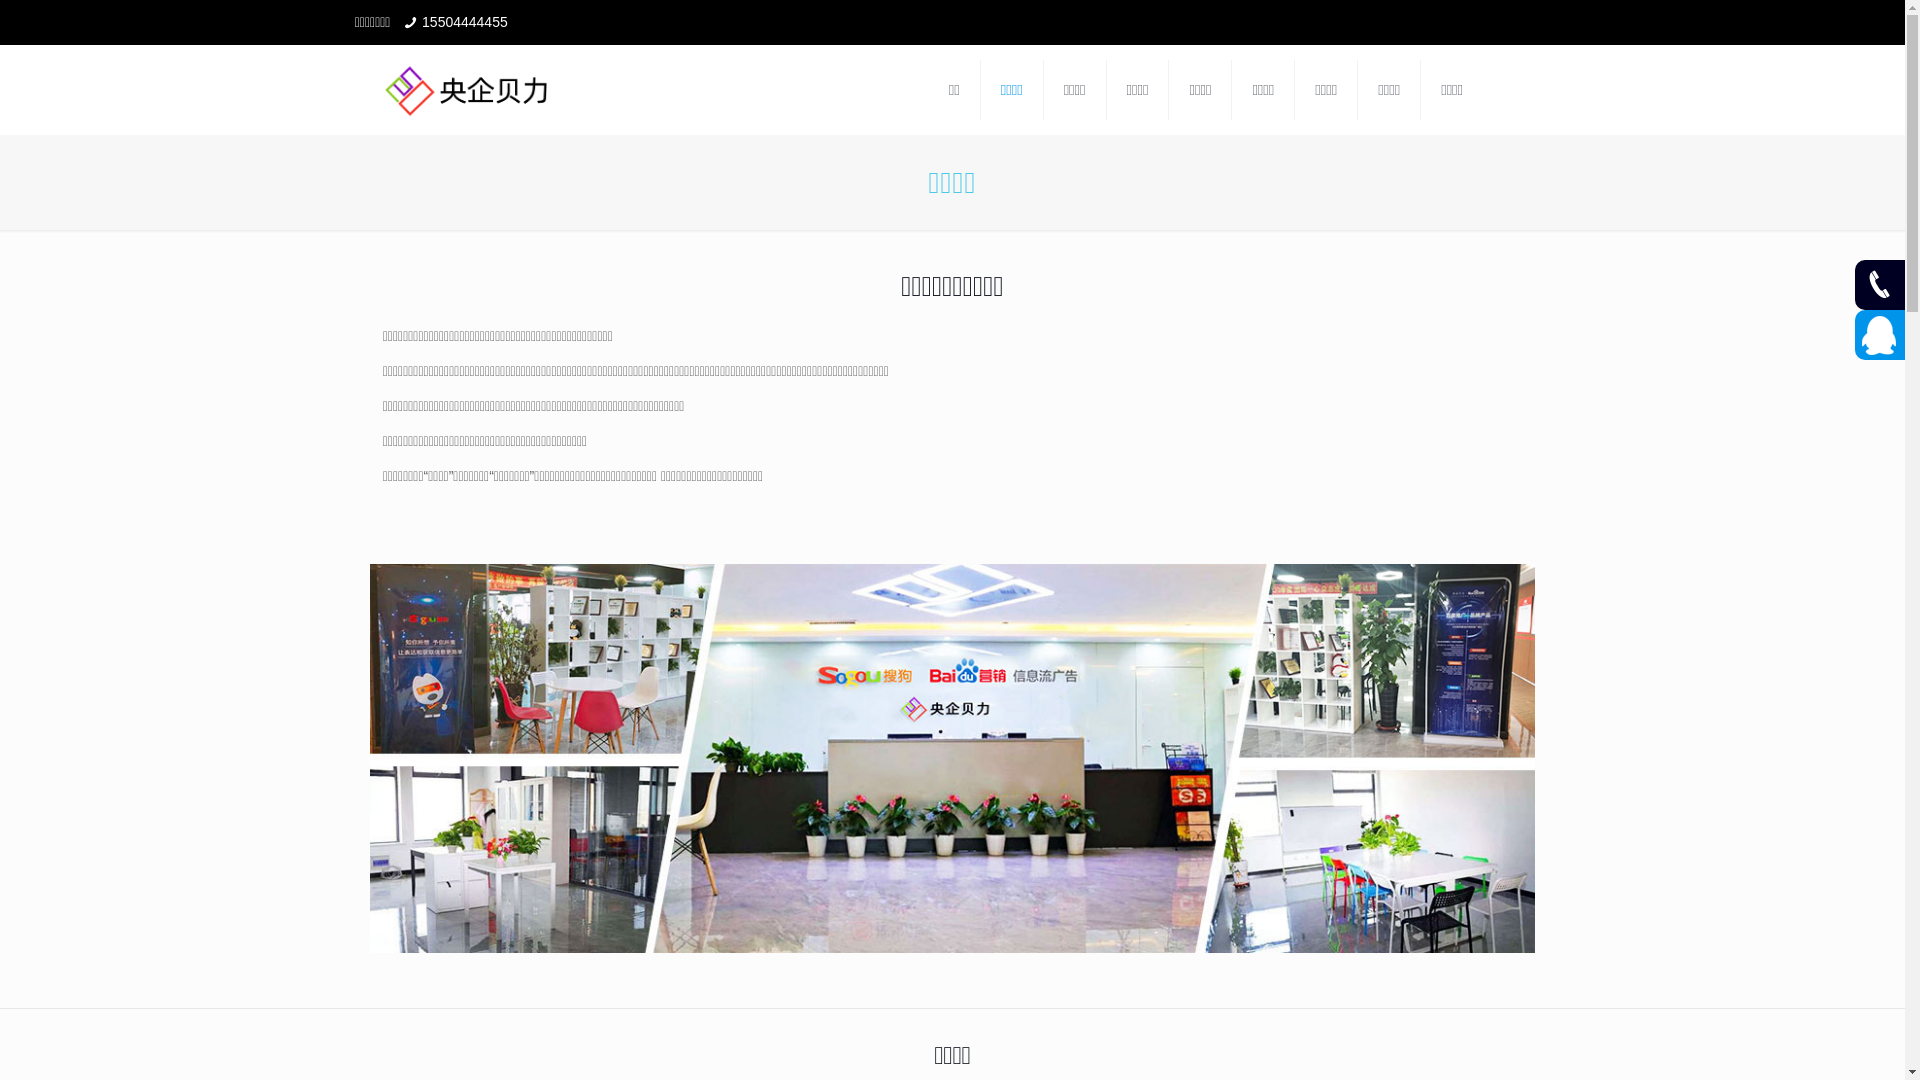 The height and width of the screenshot is (1080, 1920). What do you see at coordinates (464, 22) in the screenshot?
I see `'15504444455'` at bounding box center [464, 22].